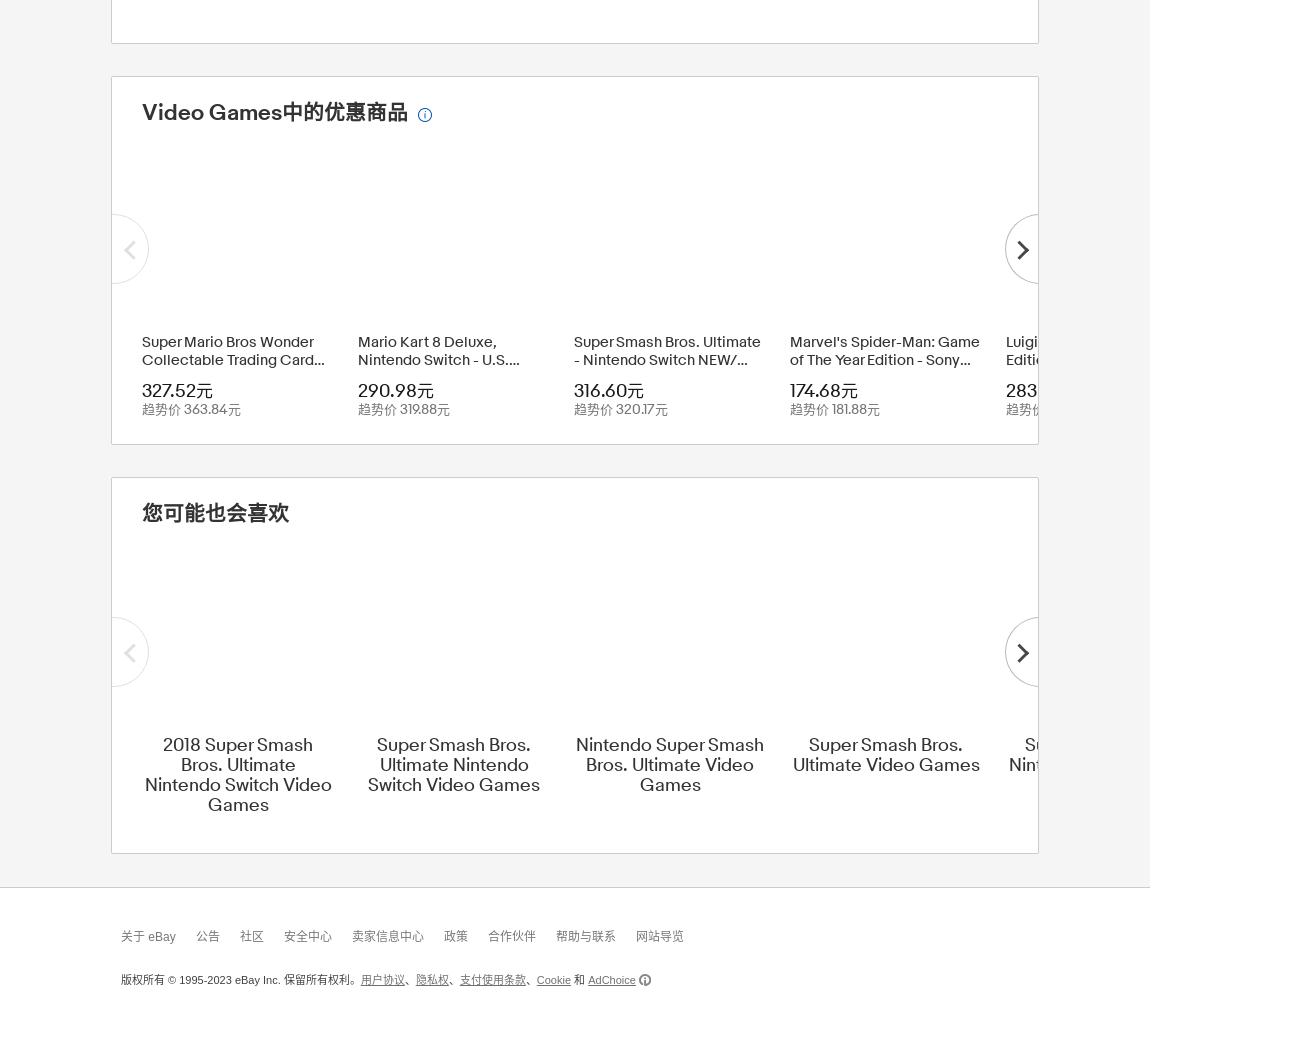 Image resolution: width=1311 pixels, height=1039 pixels. What do you see at coordinates (1095, 358) in the screenshot?
I see `'Luigi's Mansion 3 Standard Edition - Nintendo Switch - Brand New'` at bounding box center [1095, 358].